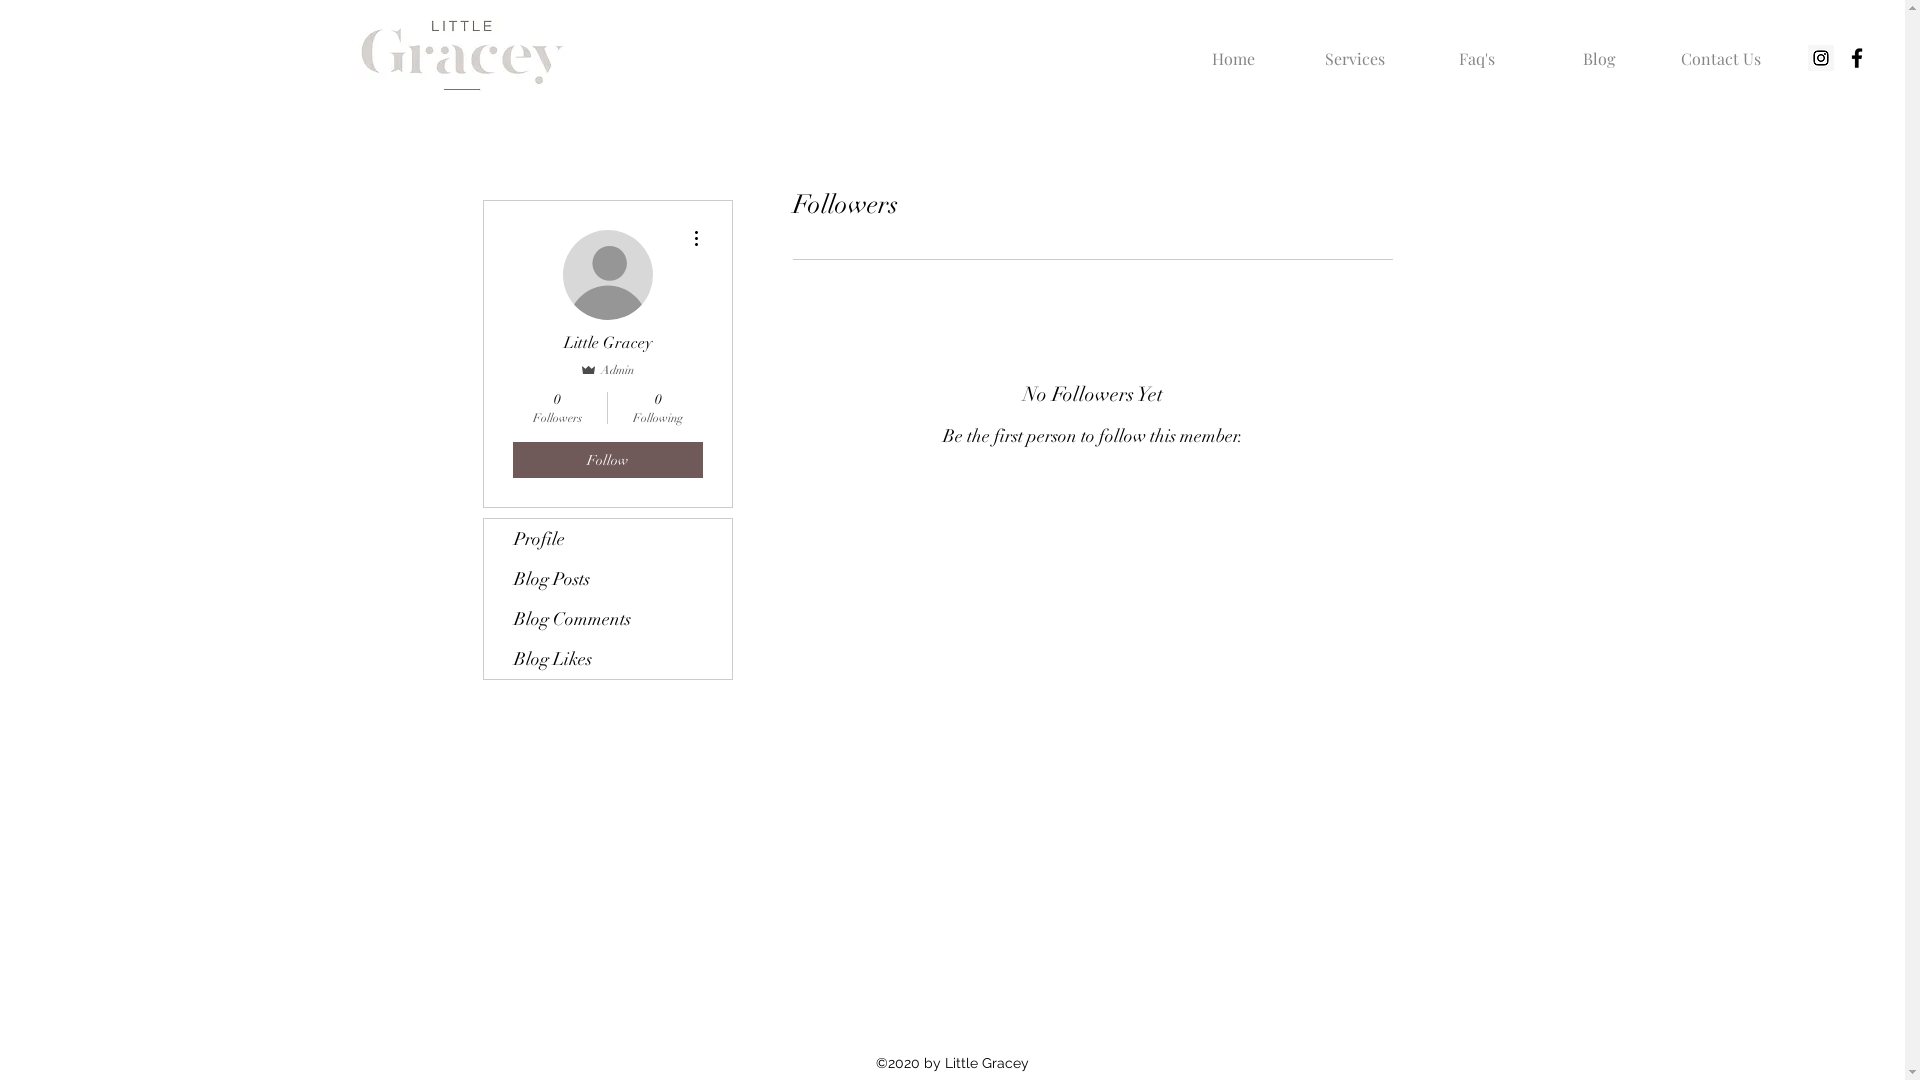 The width and height of the screenshot is (1920, 1080). Describe the element at coordinates (1477, 49) in the screenshot. I see `'Faq's'` at that location.